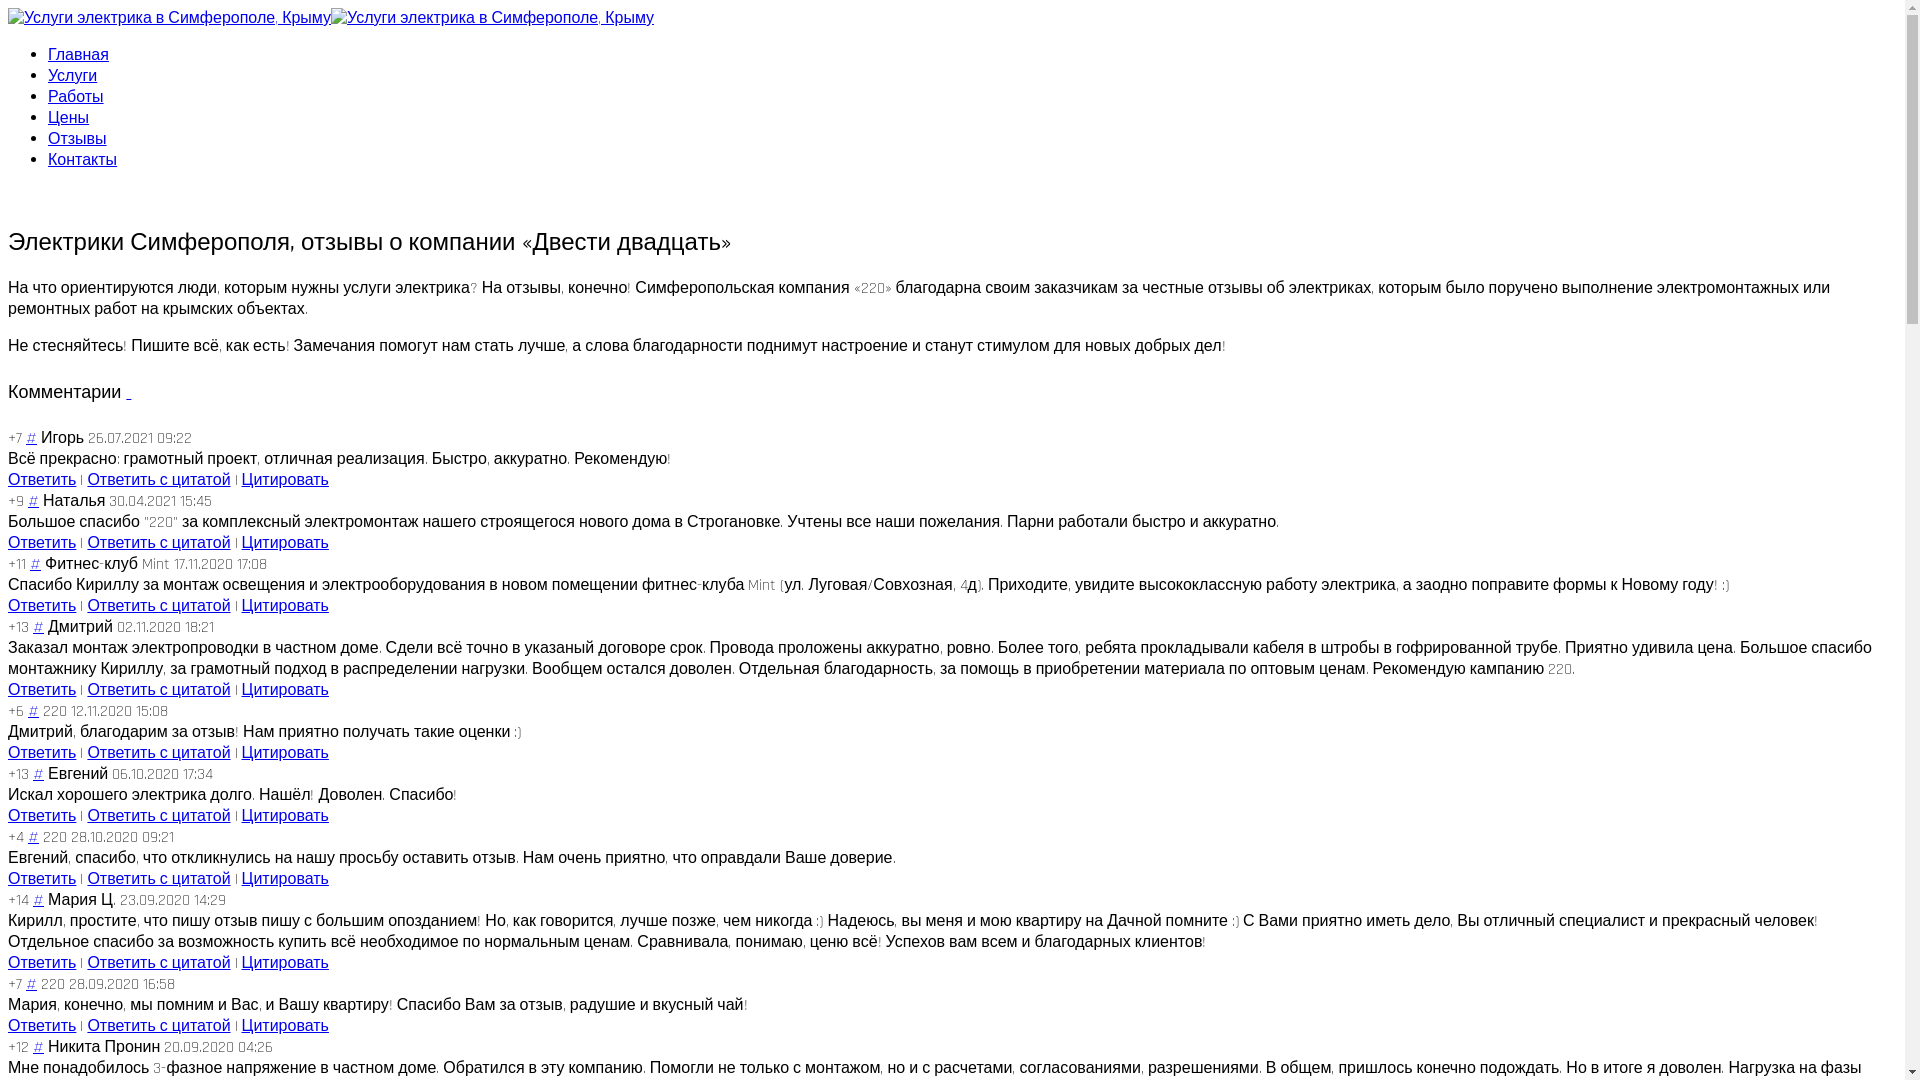 This screenshot has height=1080, width=1920. I want to click on '#', so click(33, 837).